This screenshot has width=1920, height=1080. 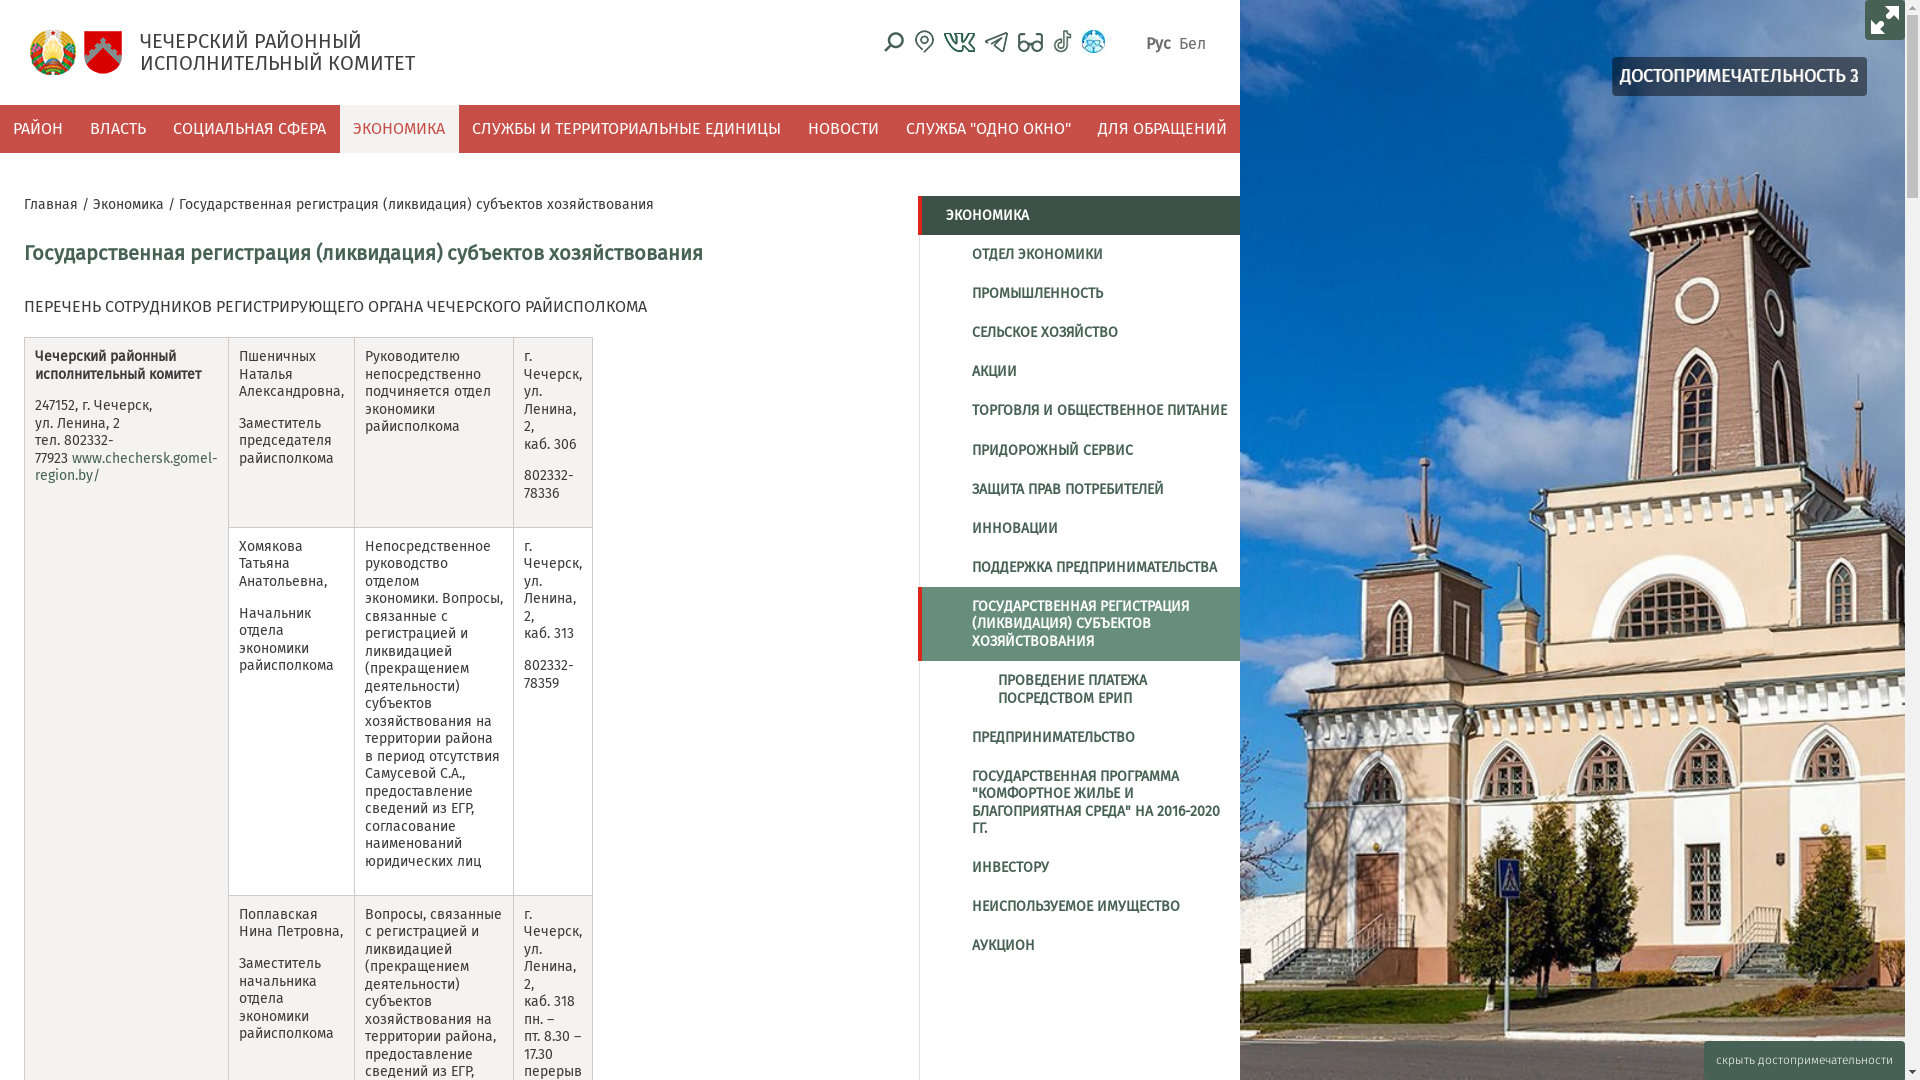 What do you see at coordinates (1061, 41) in the screenshot?
I see `'Tiktok'` at bounding box center [1061, 41].